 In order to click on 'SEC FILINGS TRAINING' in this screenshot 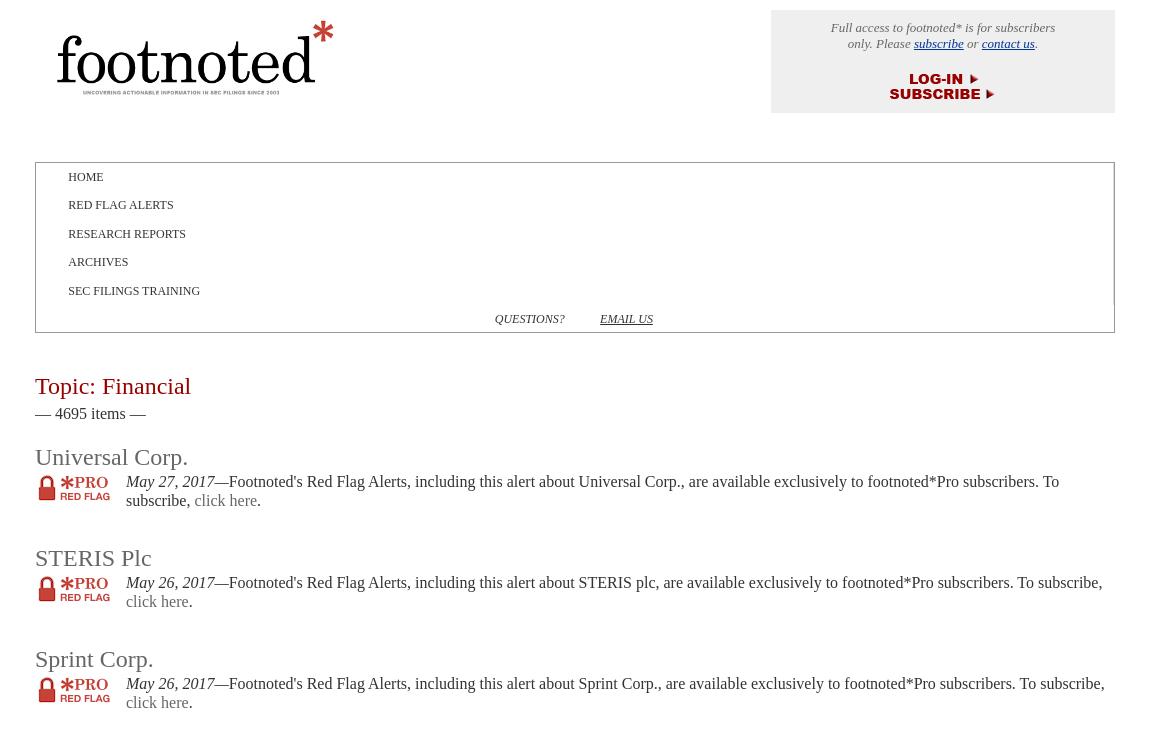, I will do `click(132, 290)`.